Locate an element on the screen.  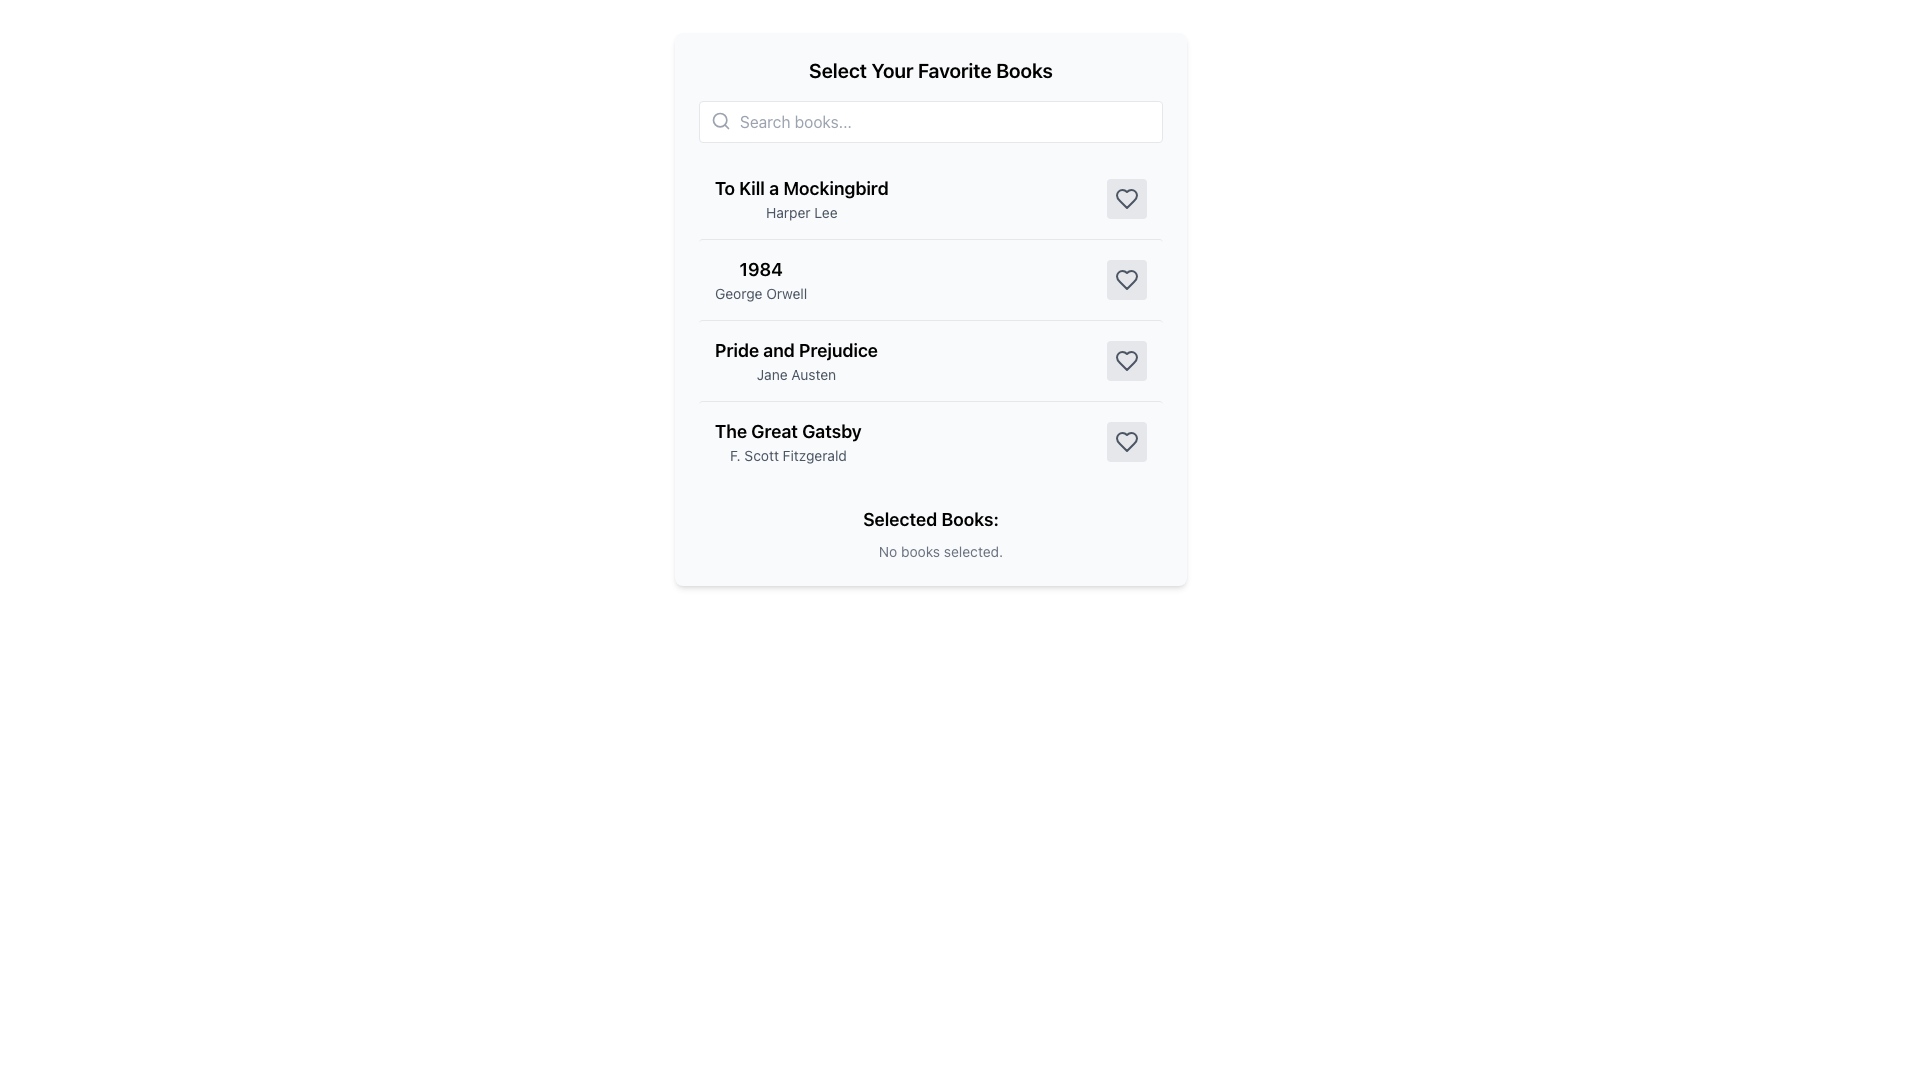
the text display element showing the book title 'To Kill a Mockingbird' and author 'Harper Lee' is located at coordinates (801, 199).